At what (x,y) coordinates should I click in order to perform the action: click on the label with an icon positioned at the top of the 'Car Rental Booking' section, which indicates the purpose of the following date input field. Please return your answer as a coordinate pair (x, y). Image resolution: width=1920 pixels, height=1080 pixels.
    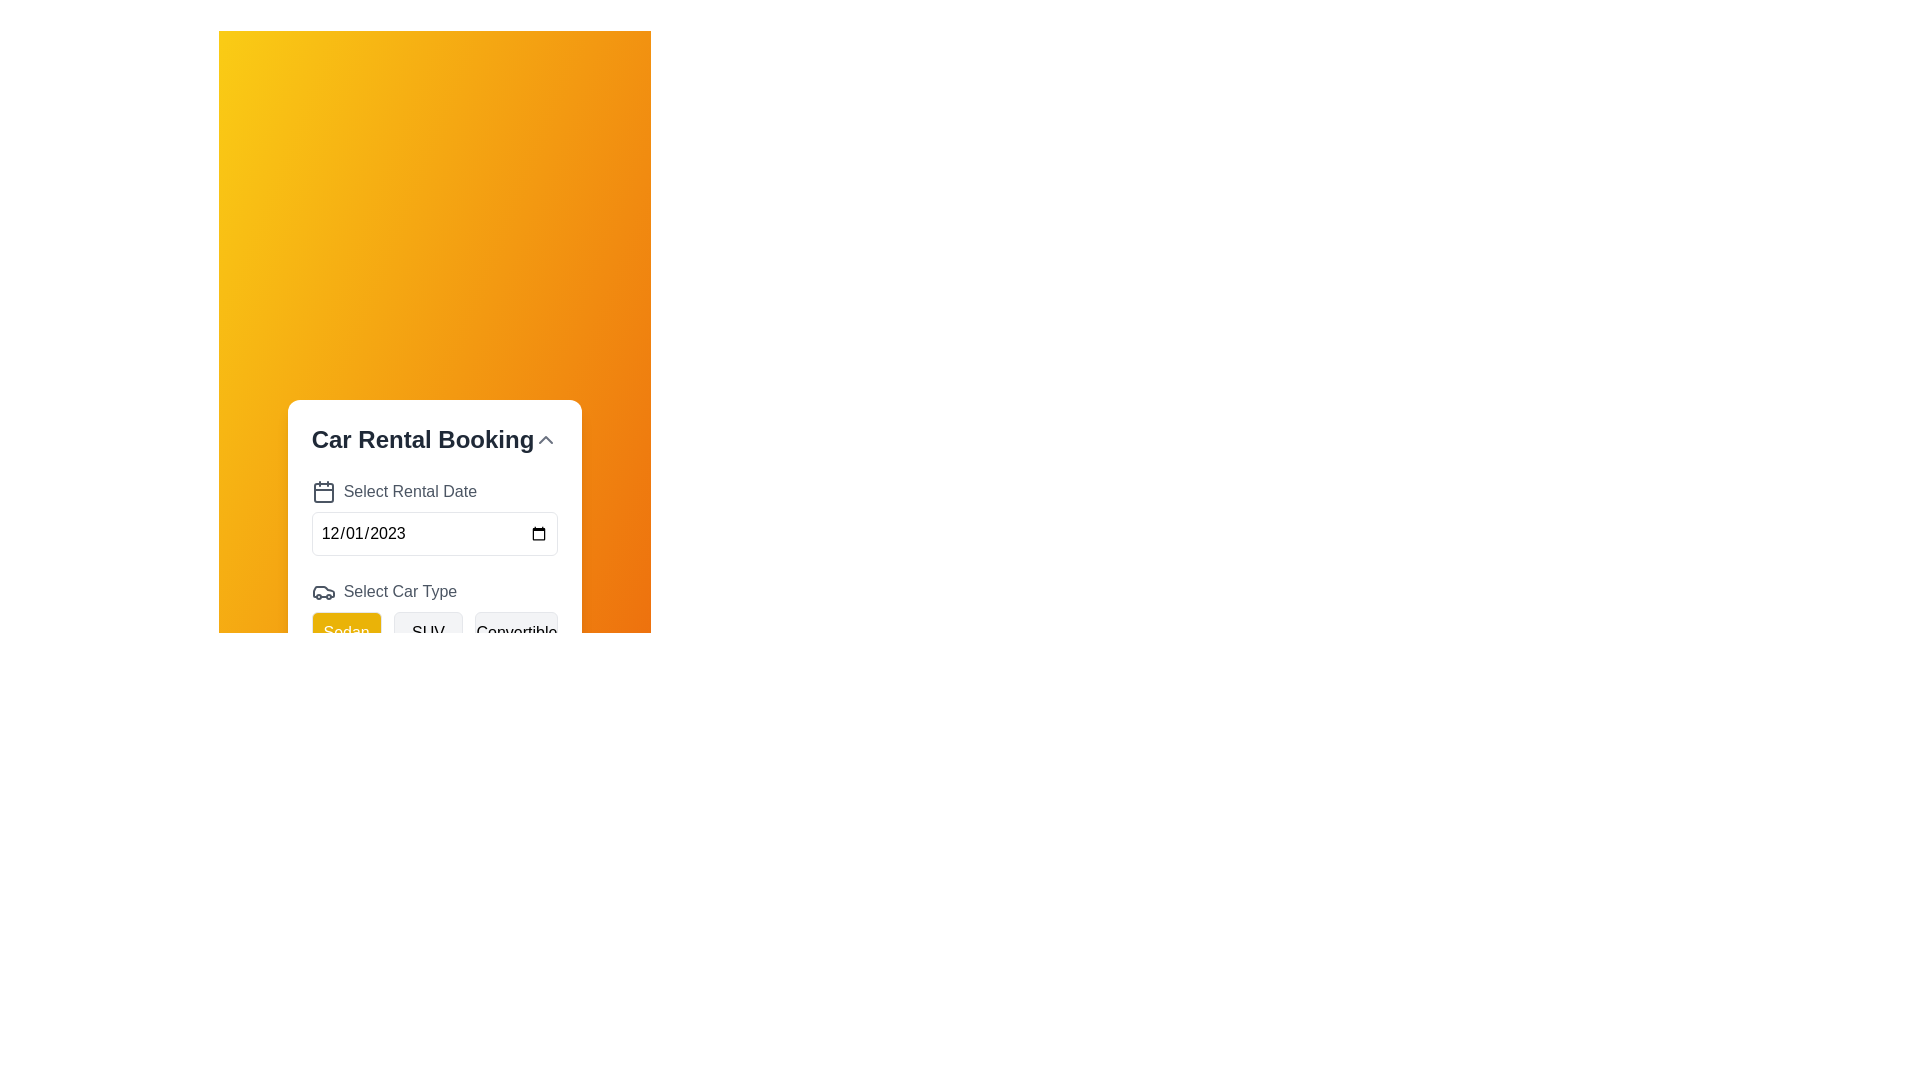
    Looking at the image, I should click on (434, 492).